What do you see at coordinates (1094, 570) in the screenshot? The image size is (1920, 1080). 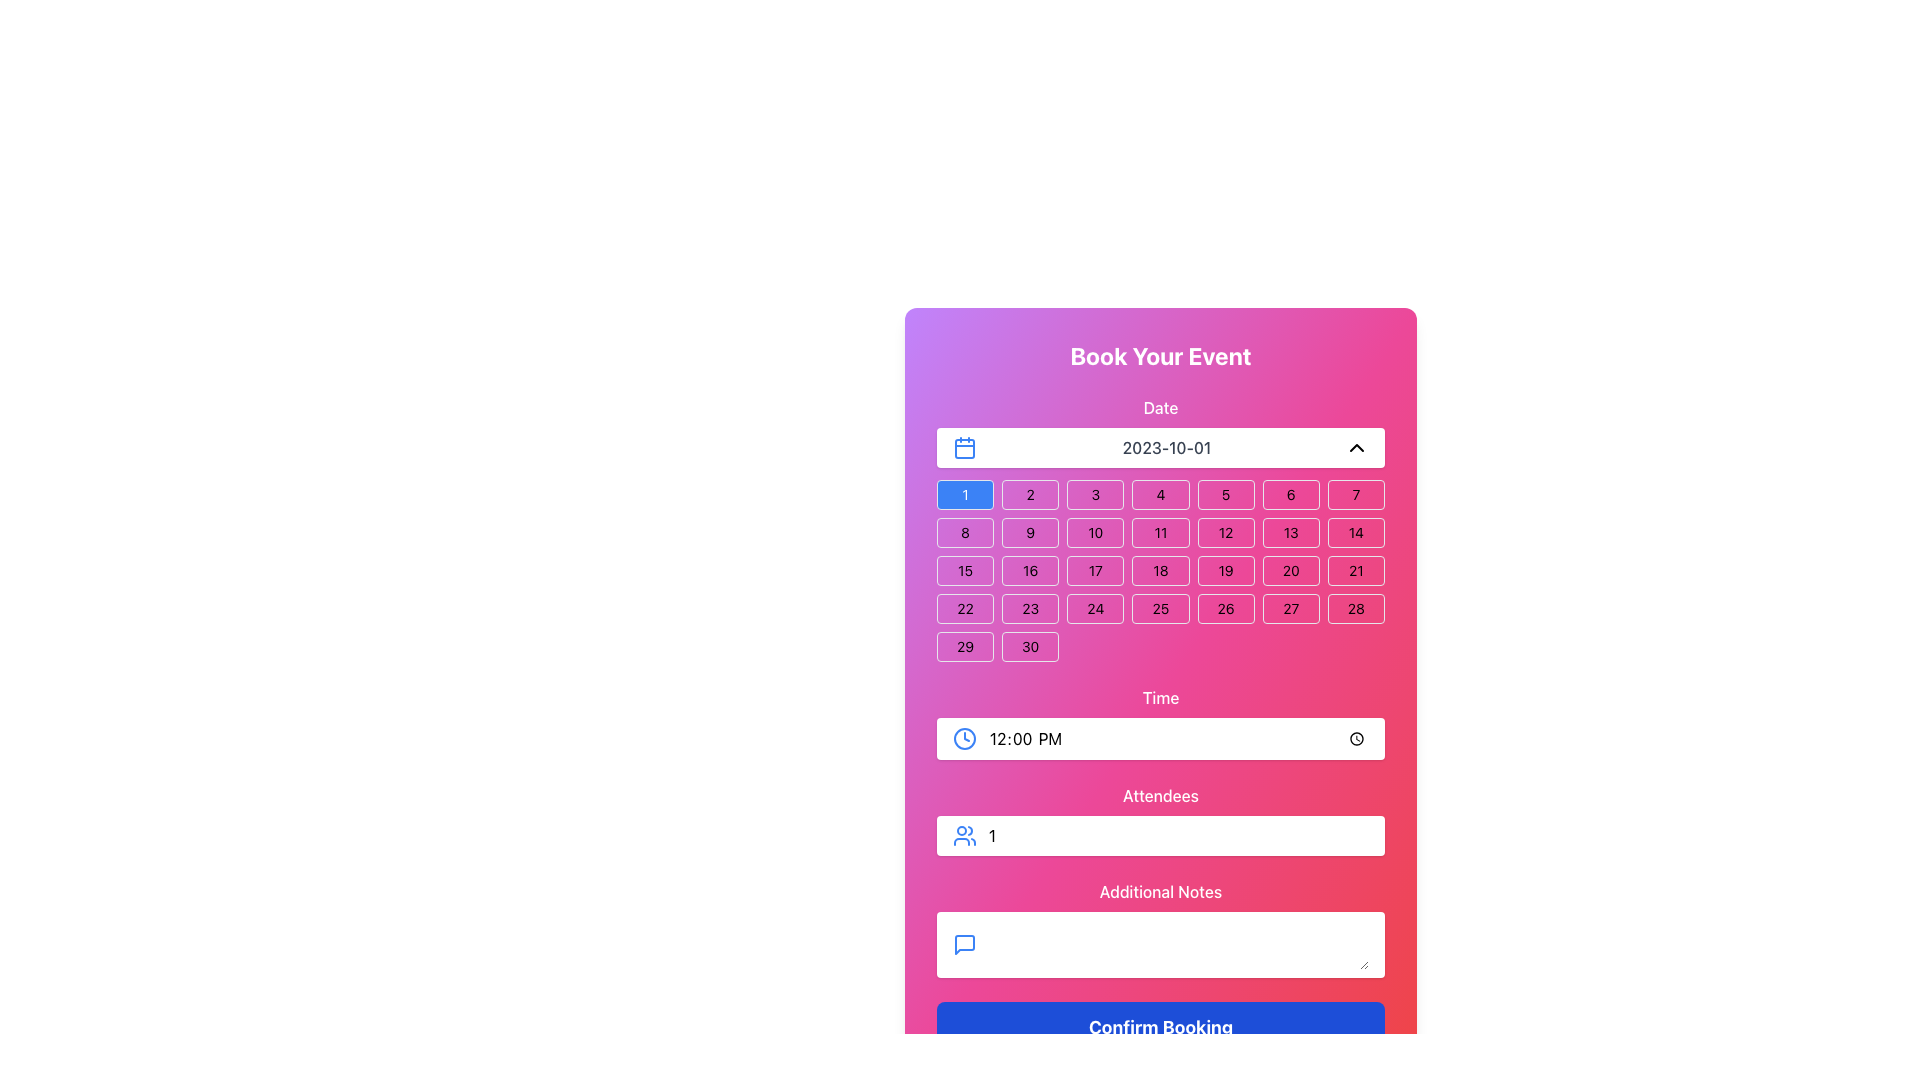 I see `the date selection button for the 17th day of the month located in the third row and third column of the calendar widget under the text 'Date'` at bounding box center [1094, 570].